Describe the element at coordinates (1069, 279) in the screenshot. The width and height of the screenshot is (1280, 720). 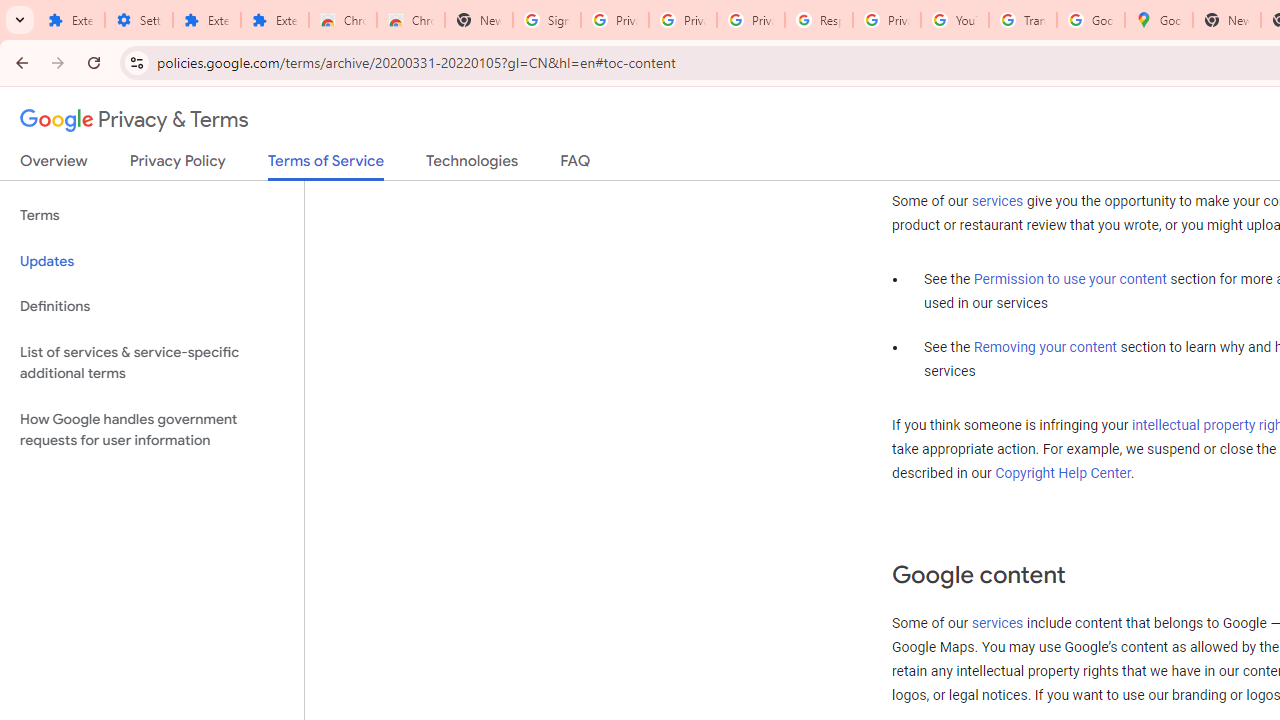
I see `'Permission to use your content'` at that location.